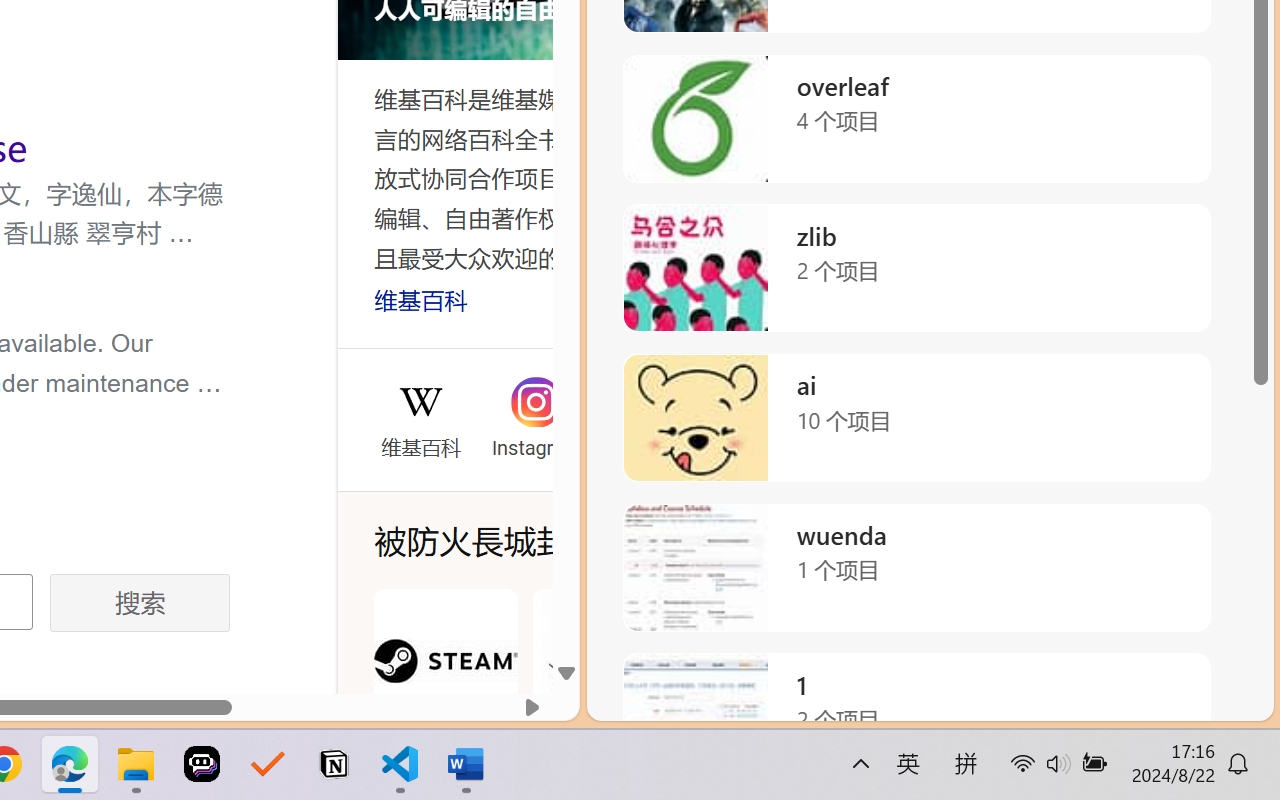 This screenshot has width=1280, height=800. I want to click on 'Wikipedia', so click(418, 402).